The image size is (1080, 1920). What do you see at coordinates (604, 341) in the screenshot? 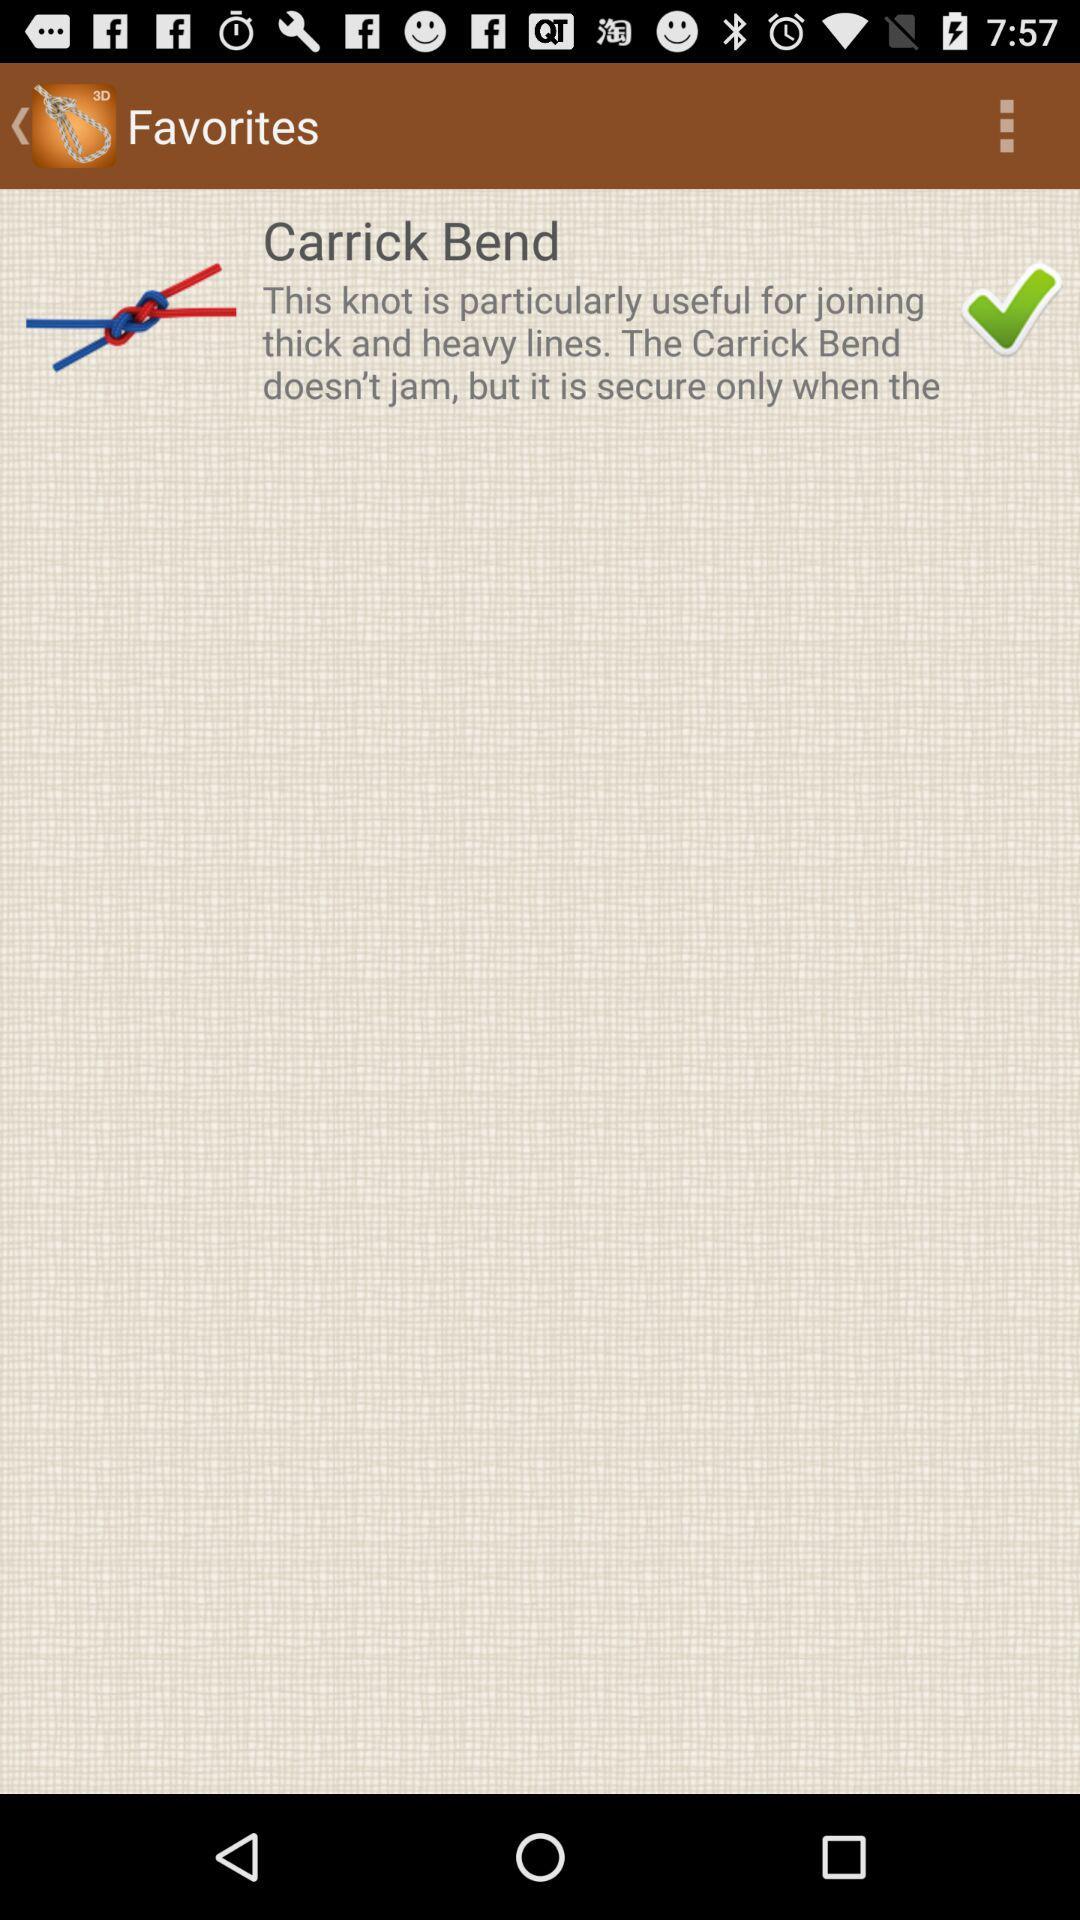
I see `the app below the carrick bend icon` at bounding box center [604, 341].